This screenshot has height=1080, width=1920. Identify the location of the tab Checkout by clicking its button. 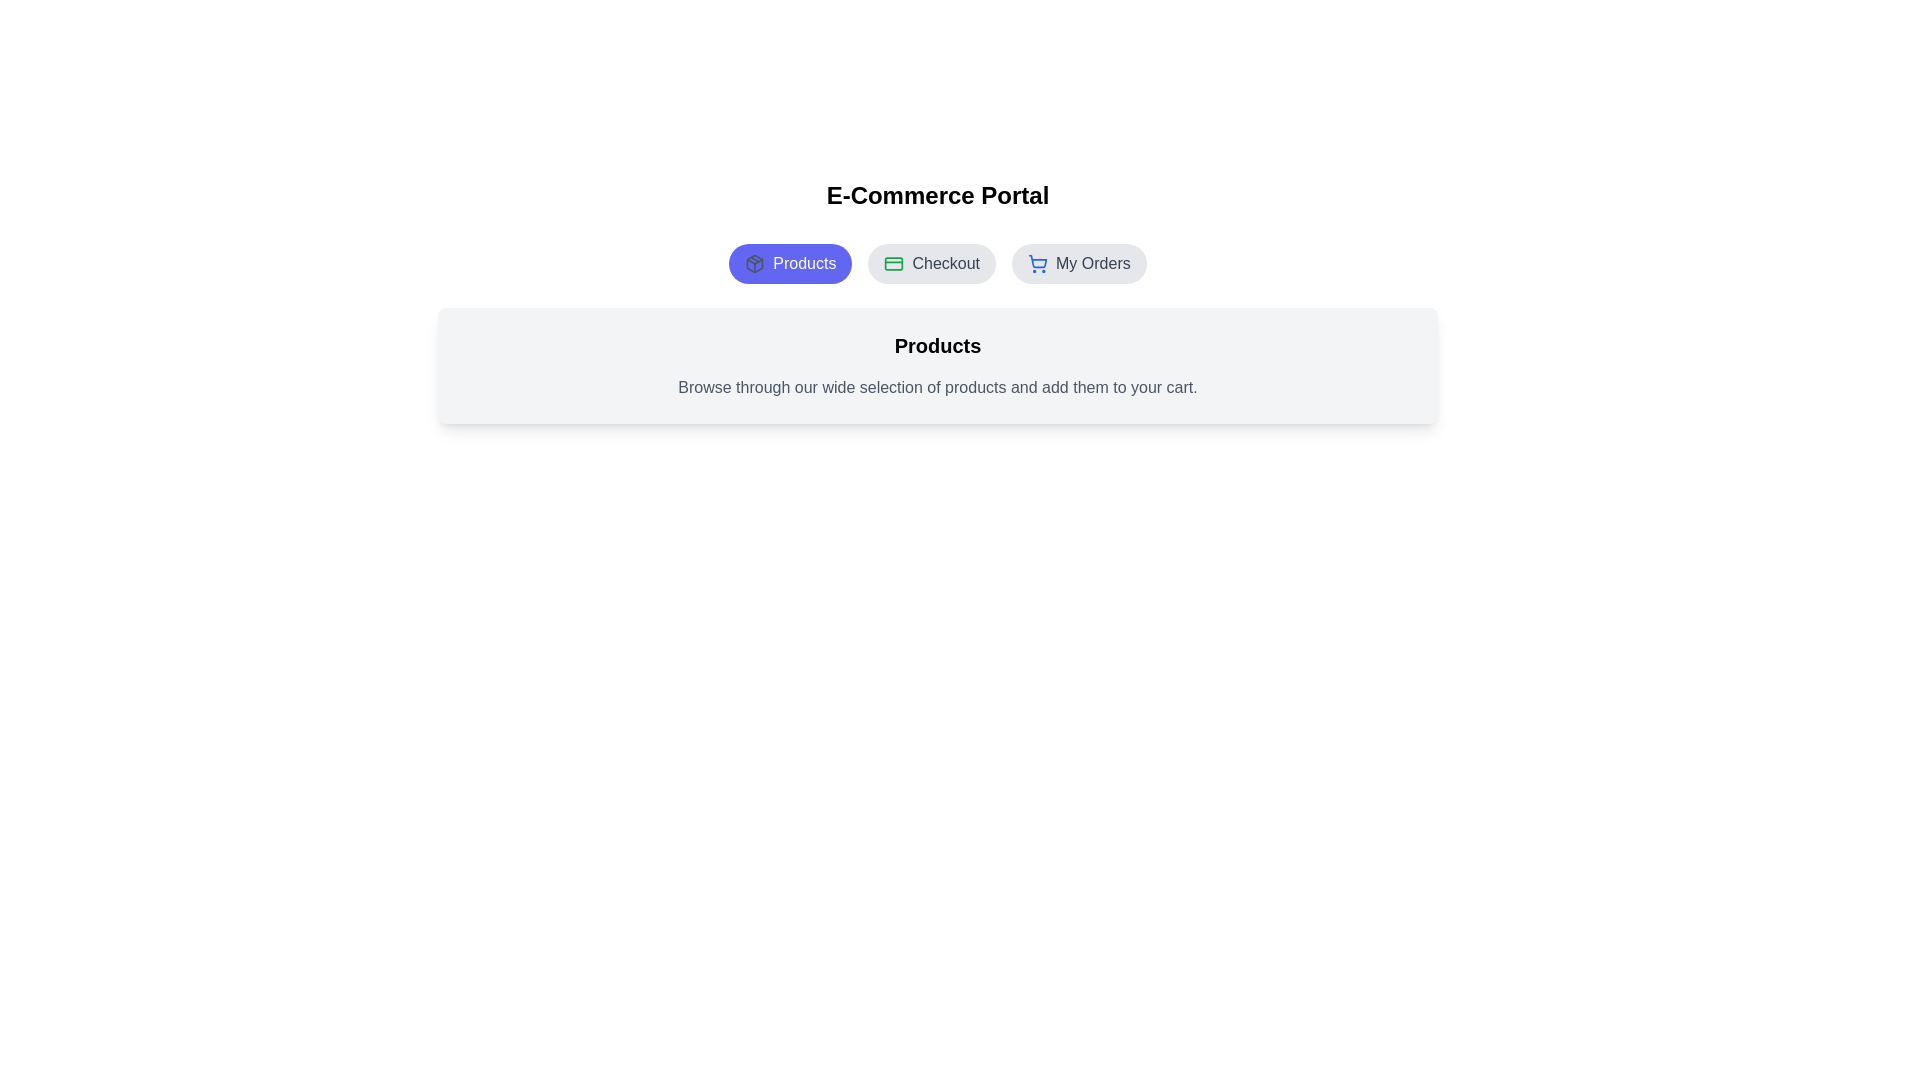
(931, 262).